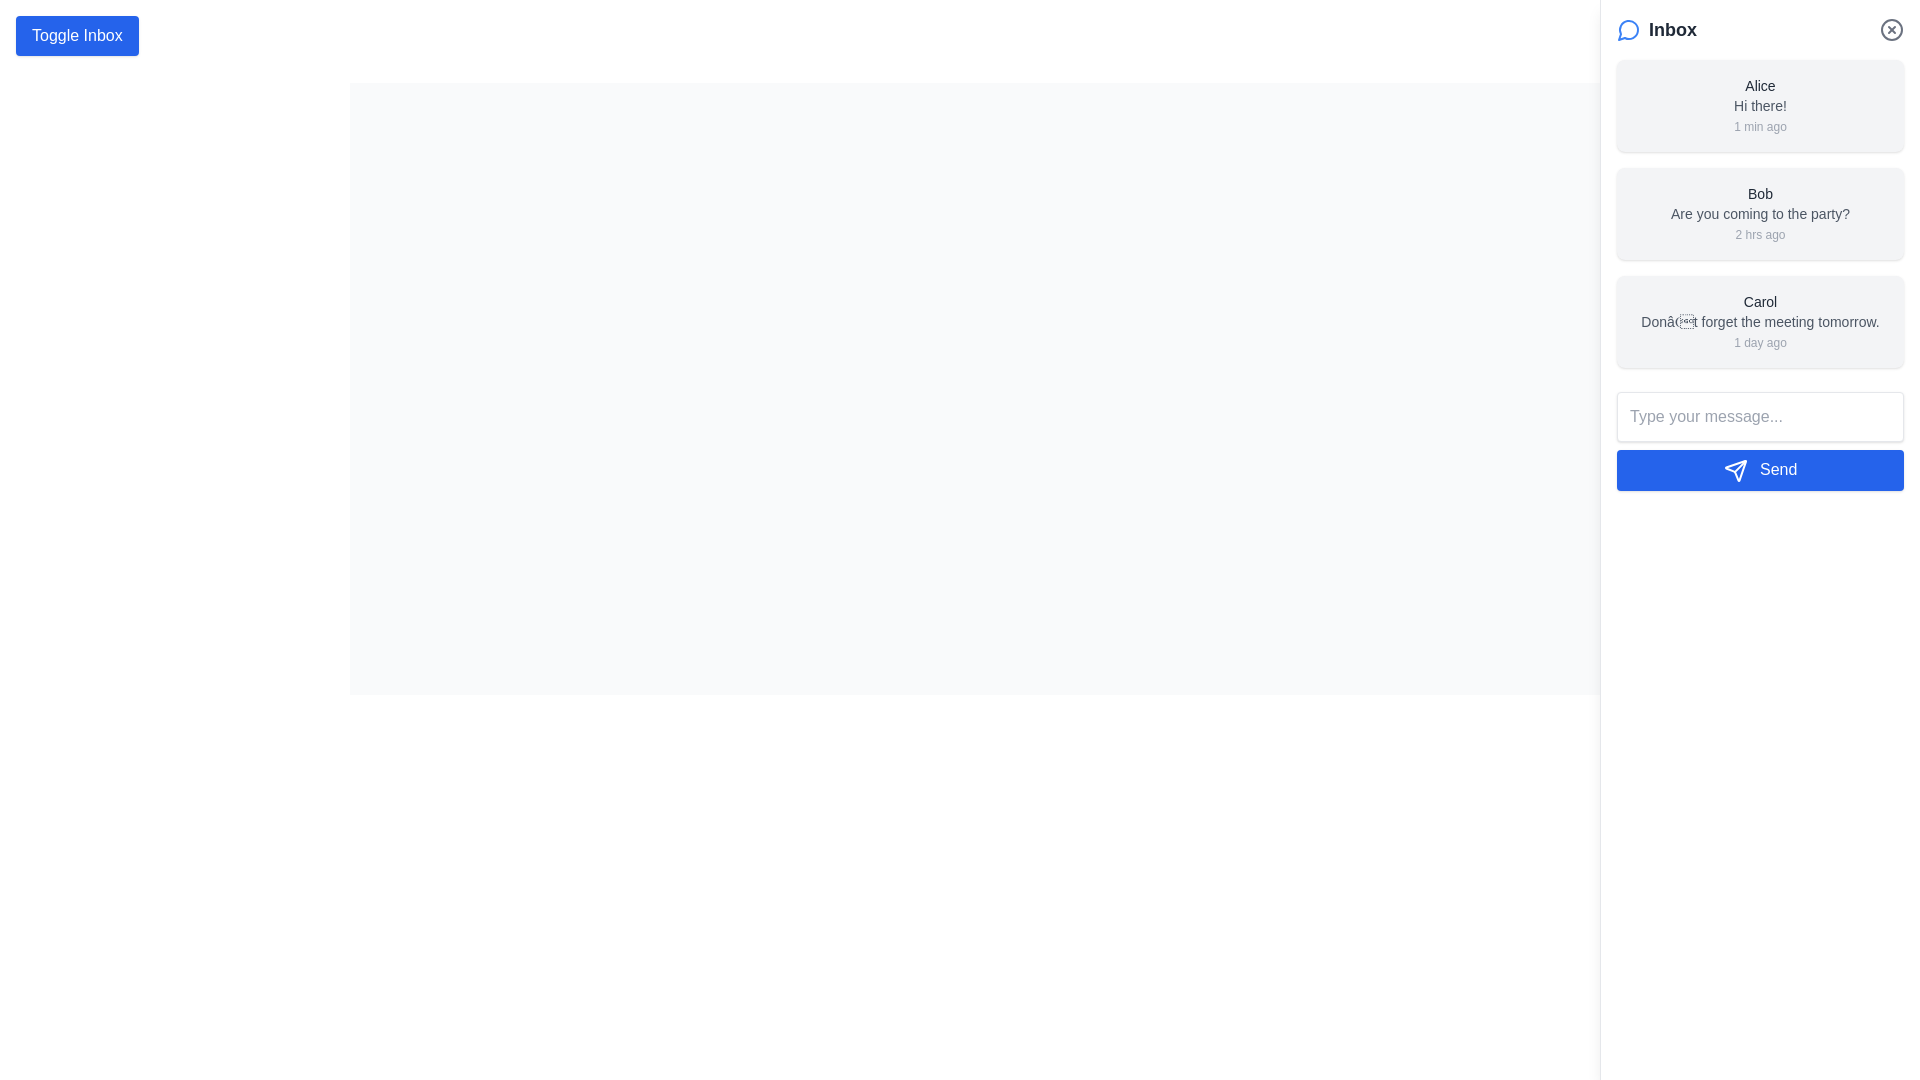 This screenshot has height=1080, width=1920. I want to click on the circular close button located at the top-right corner of the Inbox panel, which is part of an icon with a crossed line in the center, so click(1890, 30).